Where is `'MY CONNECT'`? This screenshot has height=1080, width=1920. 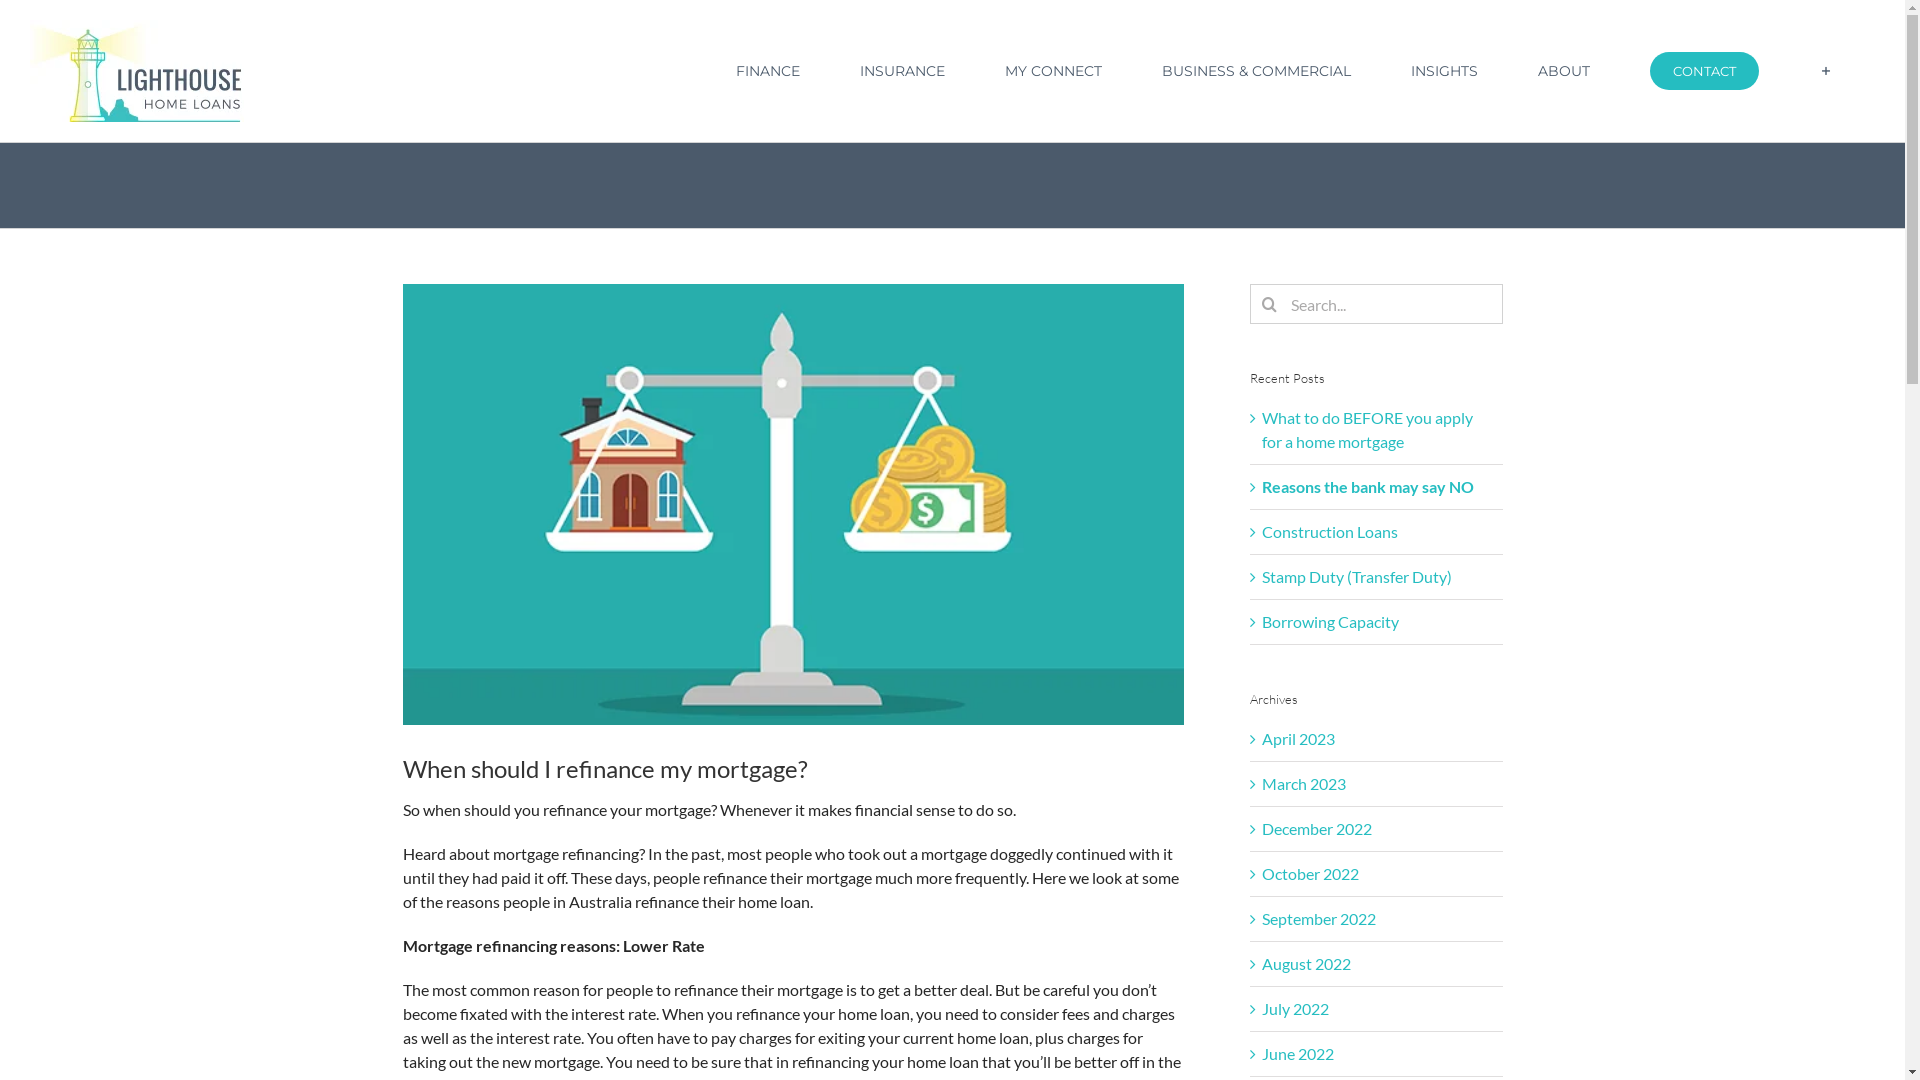
'MY CONNECT' is located at coordinates (1051, 69).